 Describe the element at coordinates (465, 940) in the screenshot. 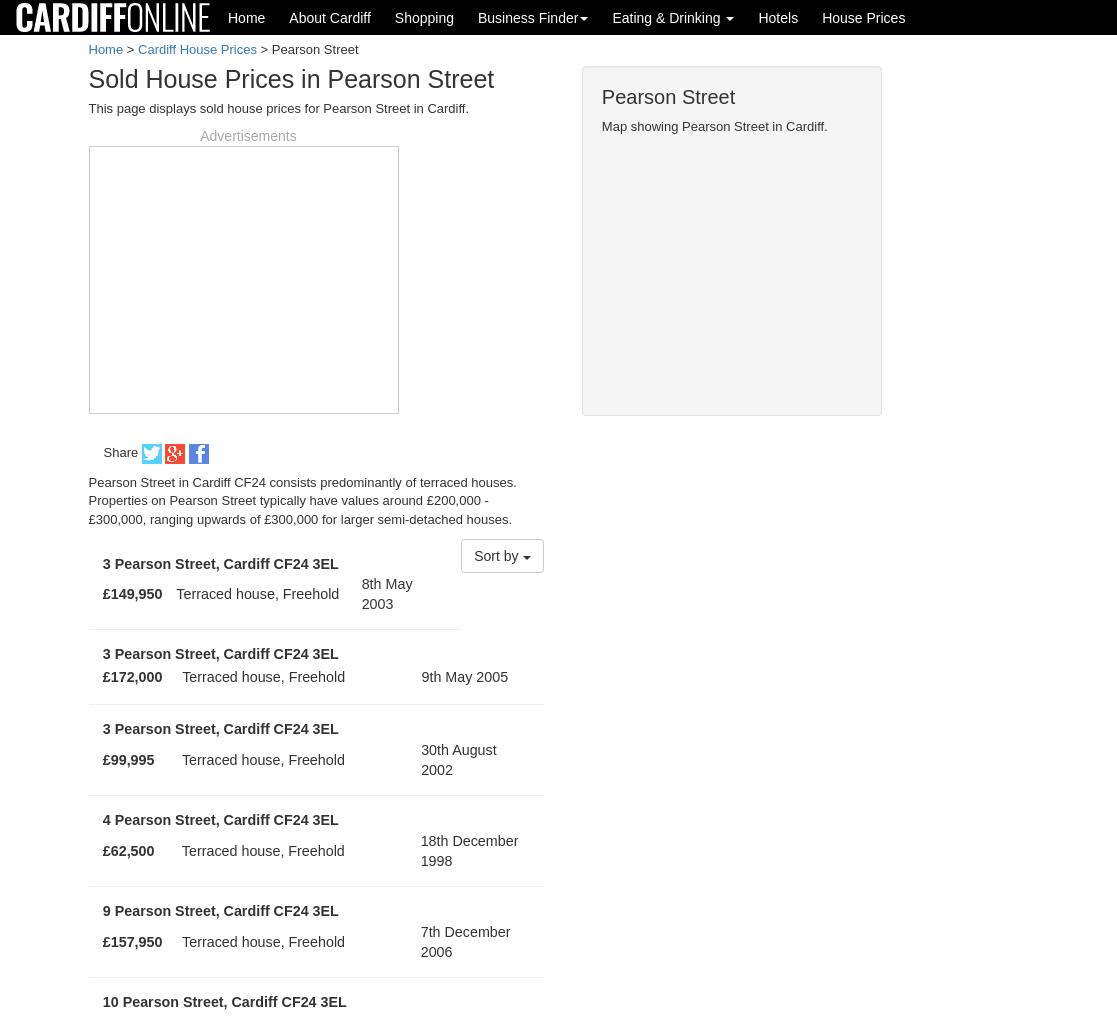

I see `'7th December 2006'` at that location.